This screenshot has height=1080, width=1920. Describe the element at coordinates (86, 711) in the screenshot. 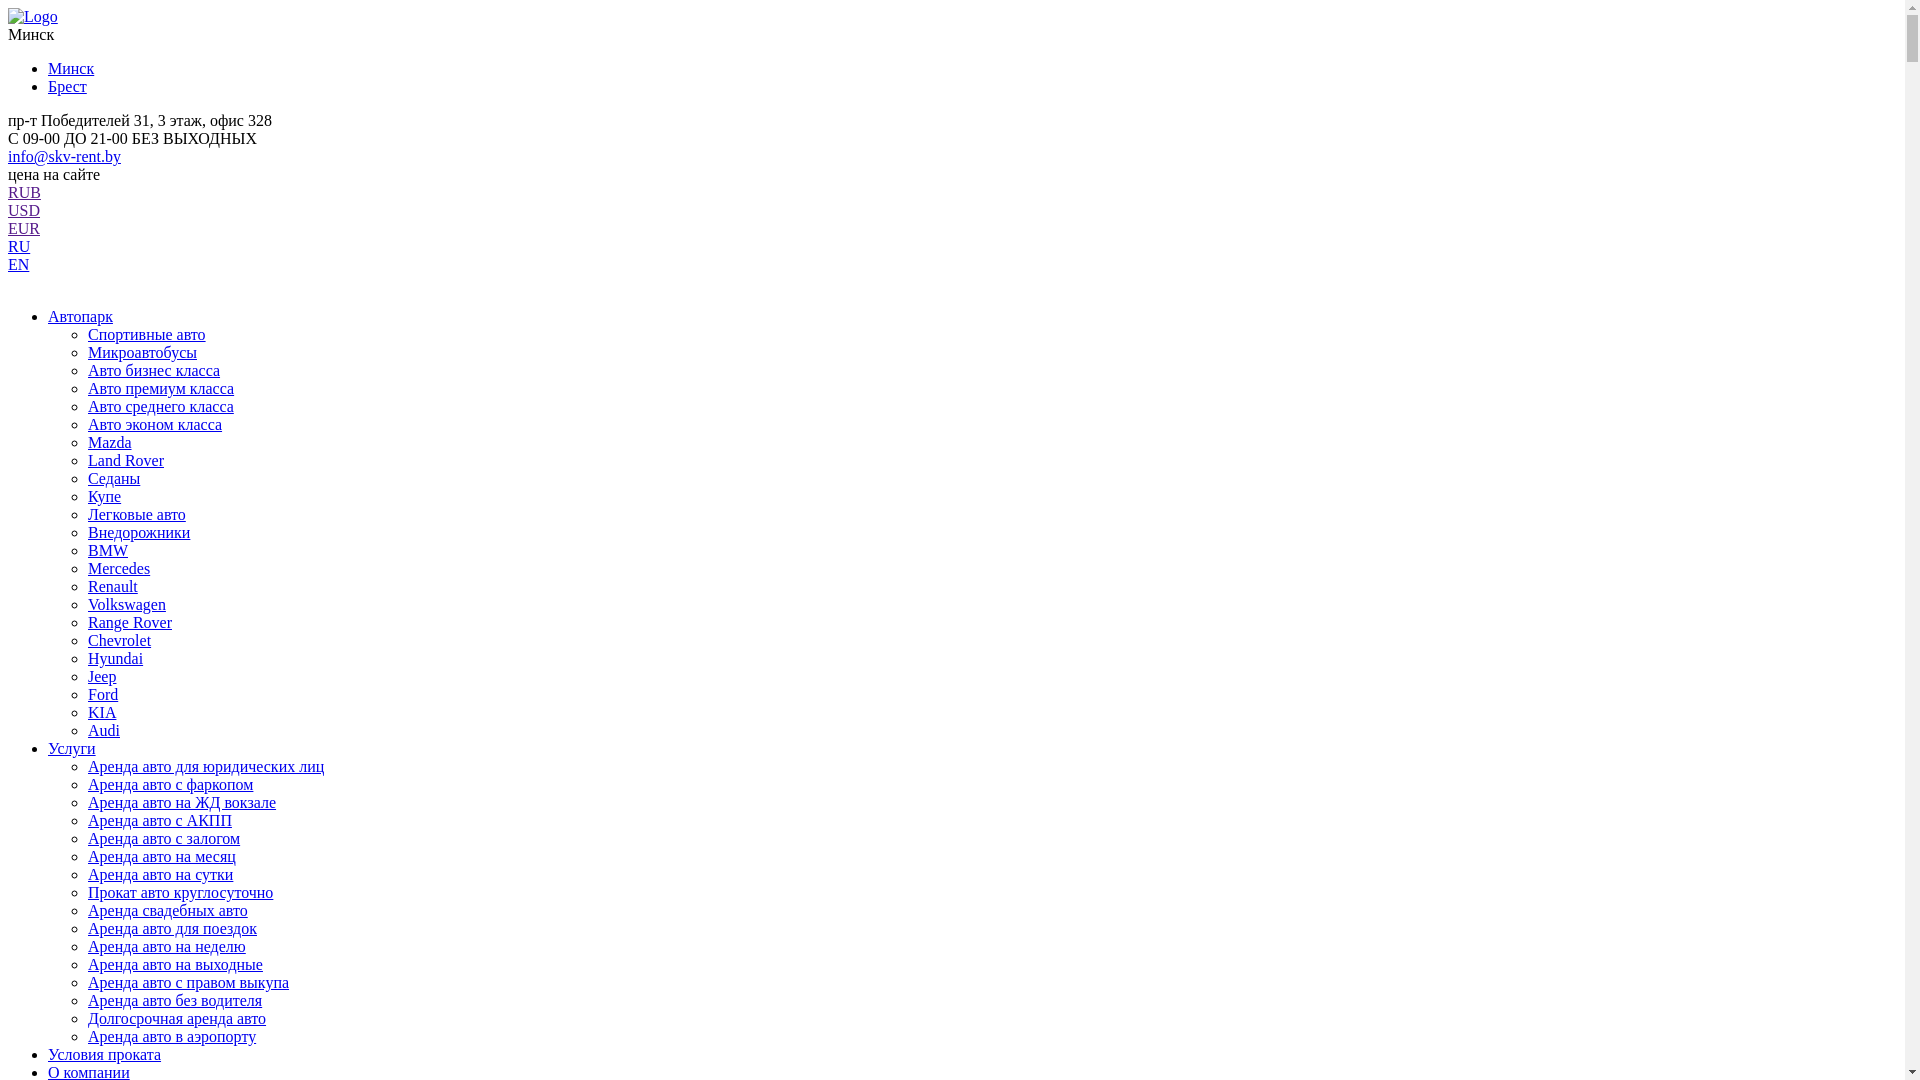

I see `'KIA'` at that location.